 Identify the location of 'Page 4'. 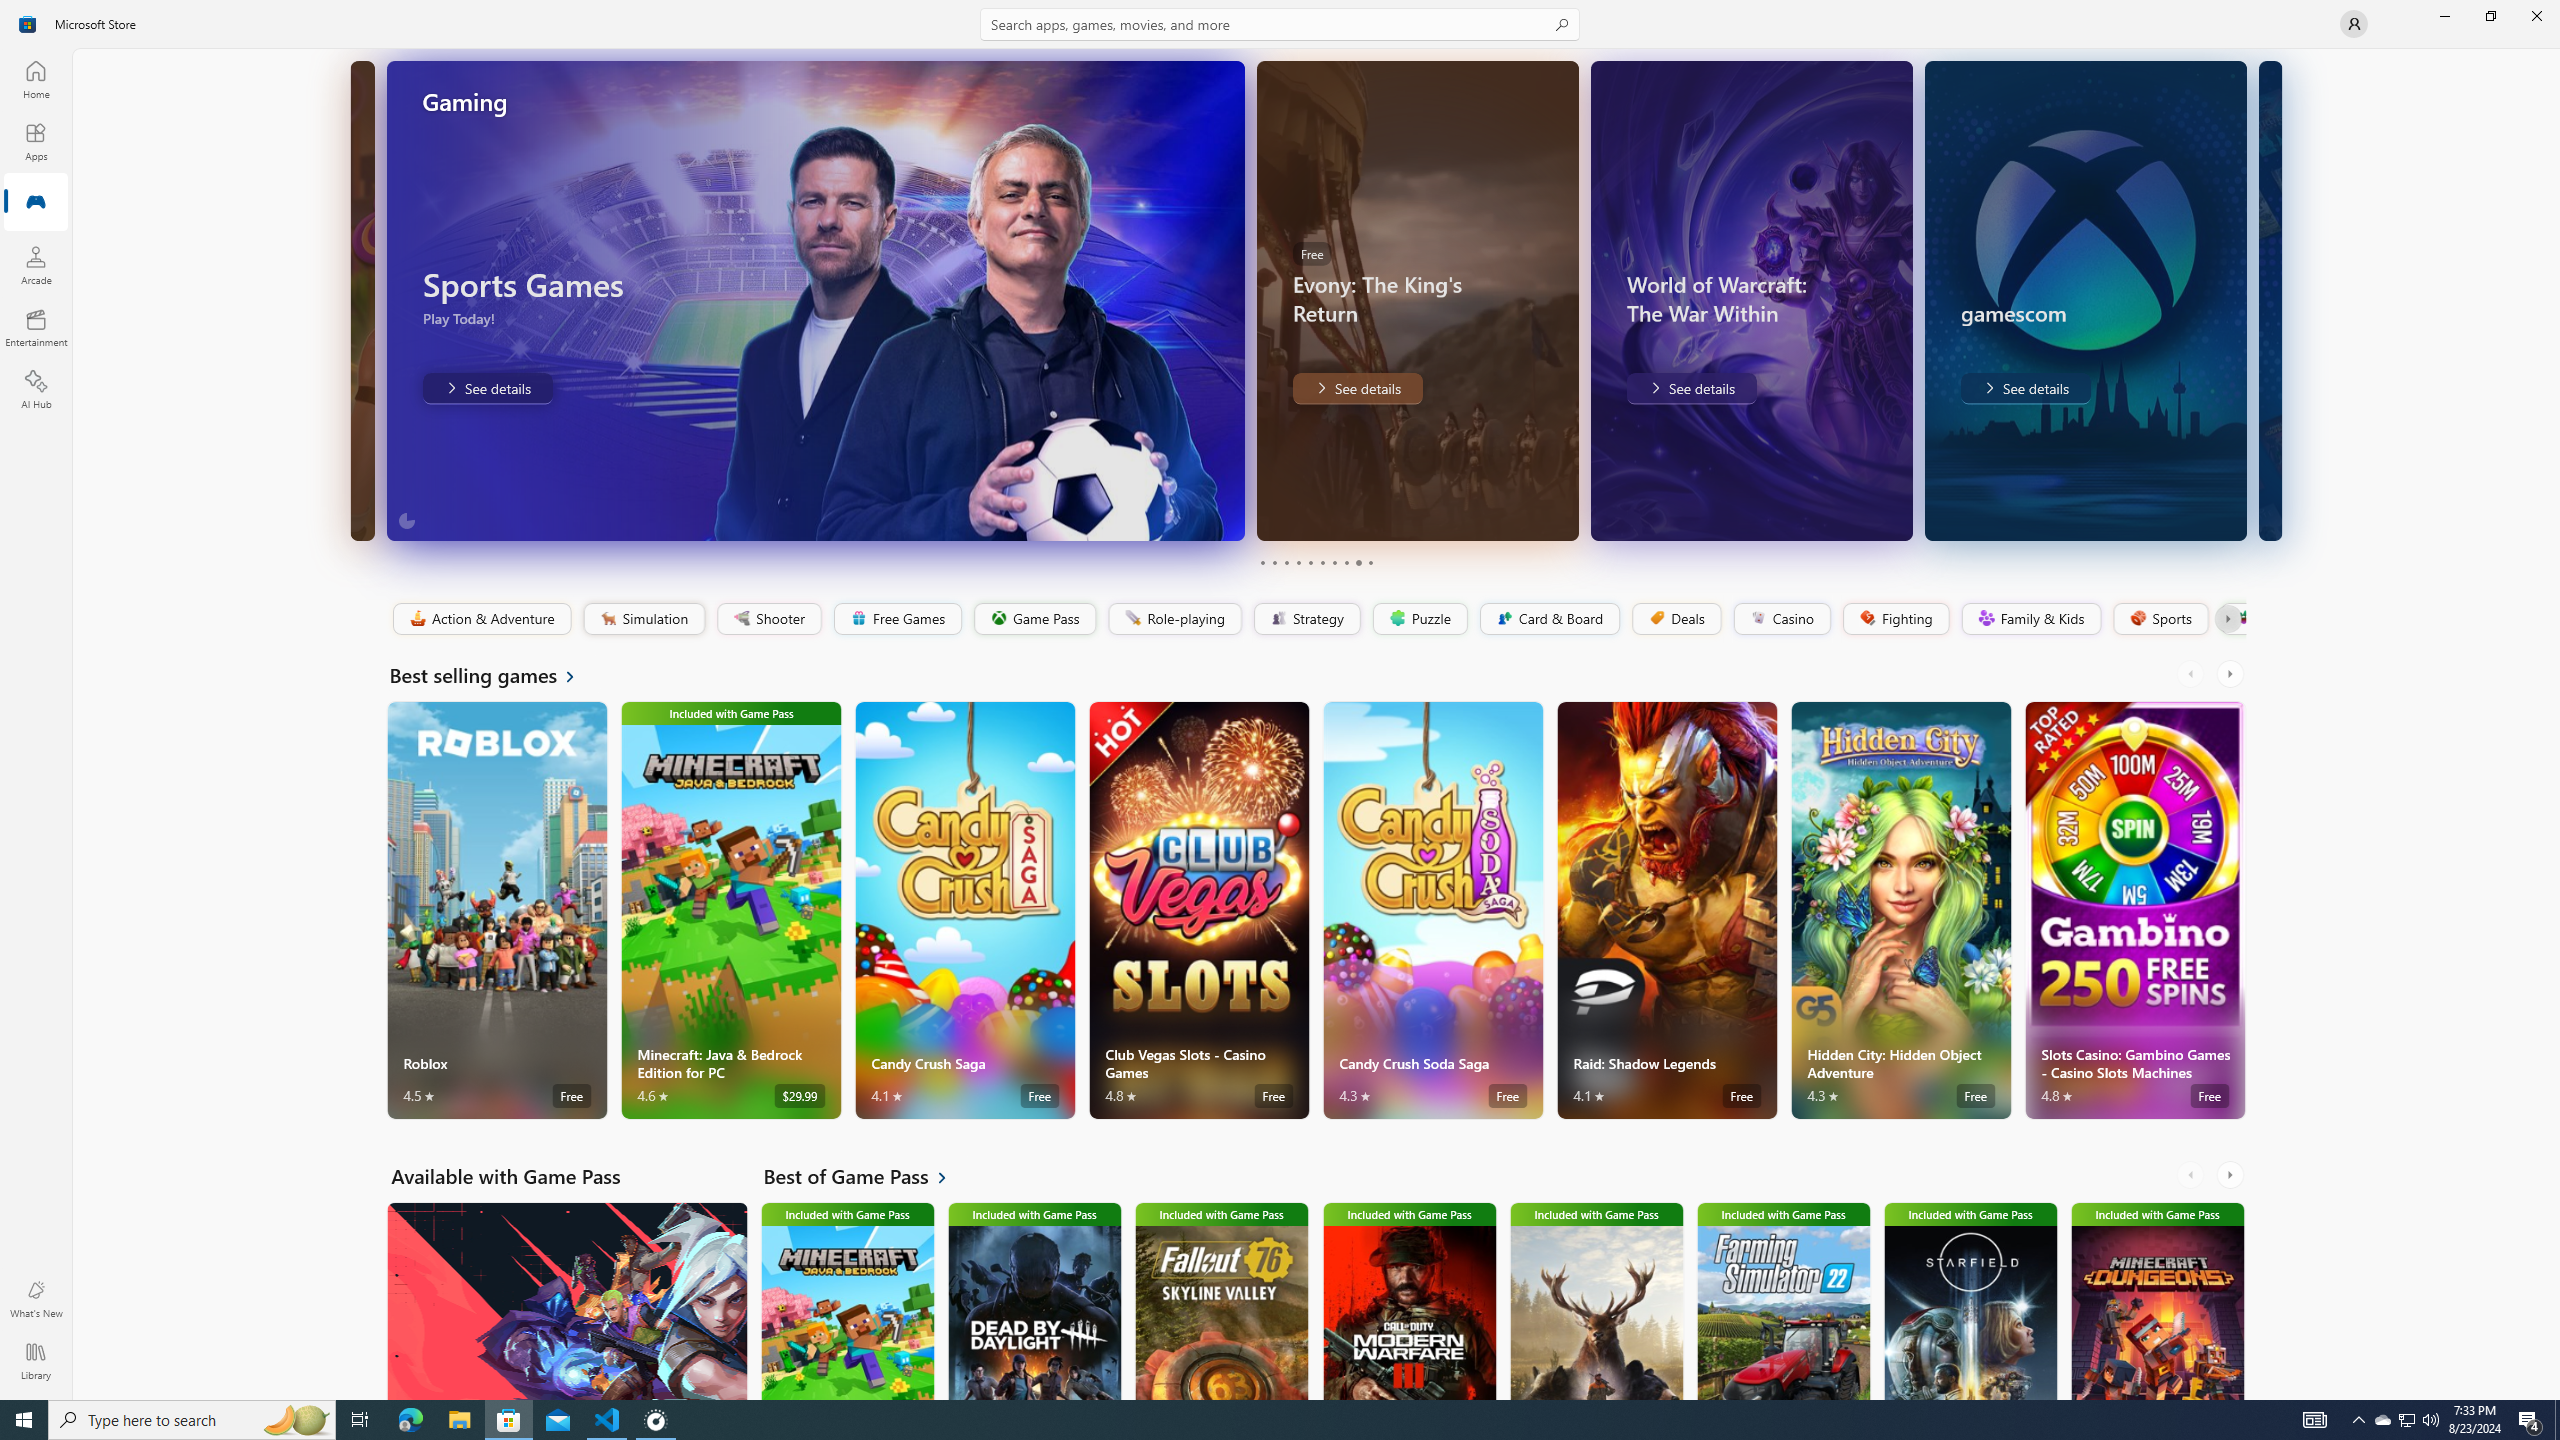
(1296, 562).